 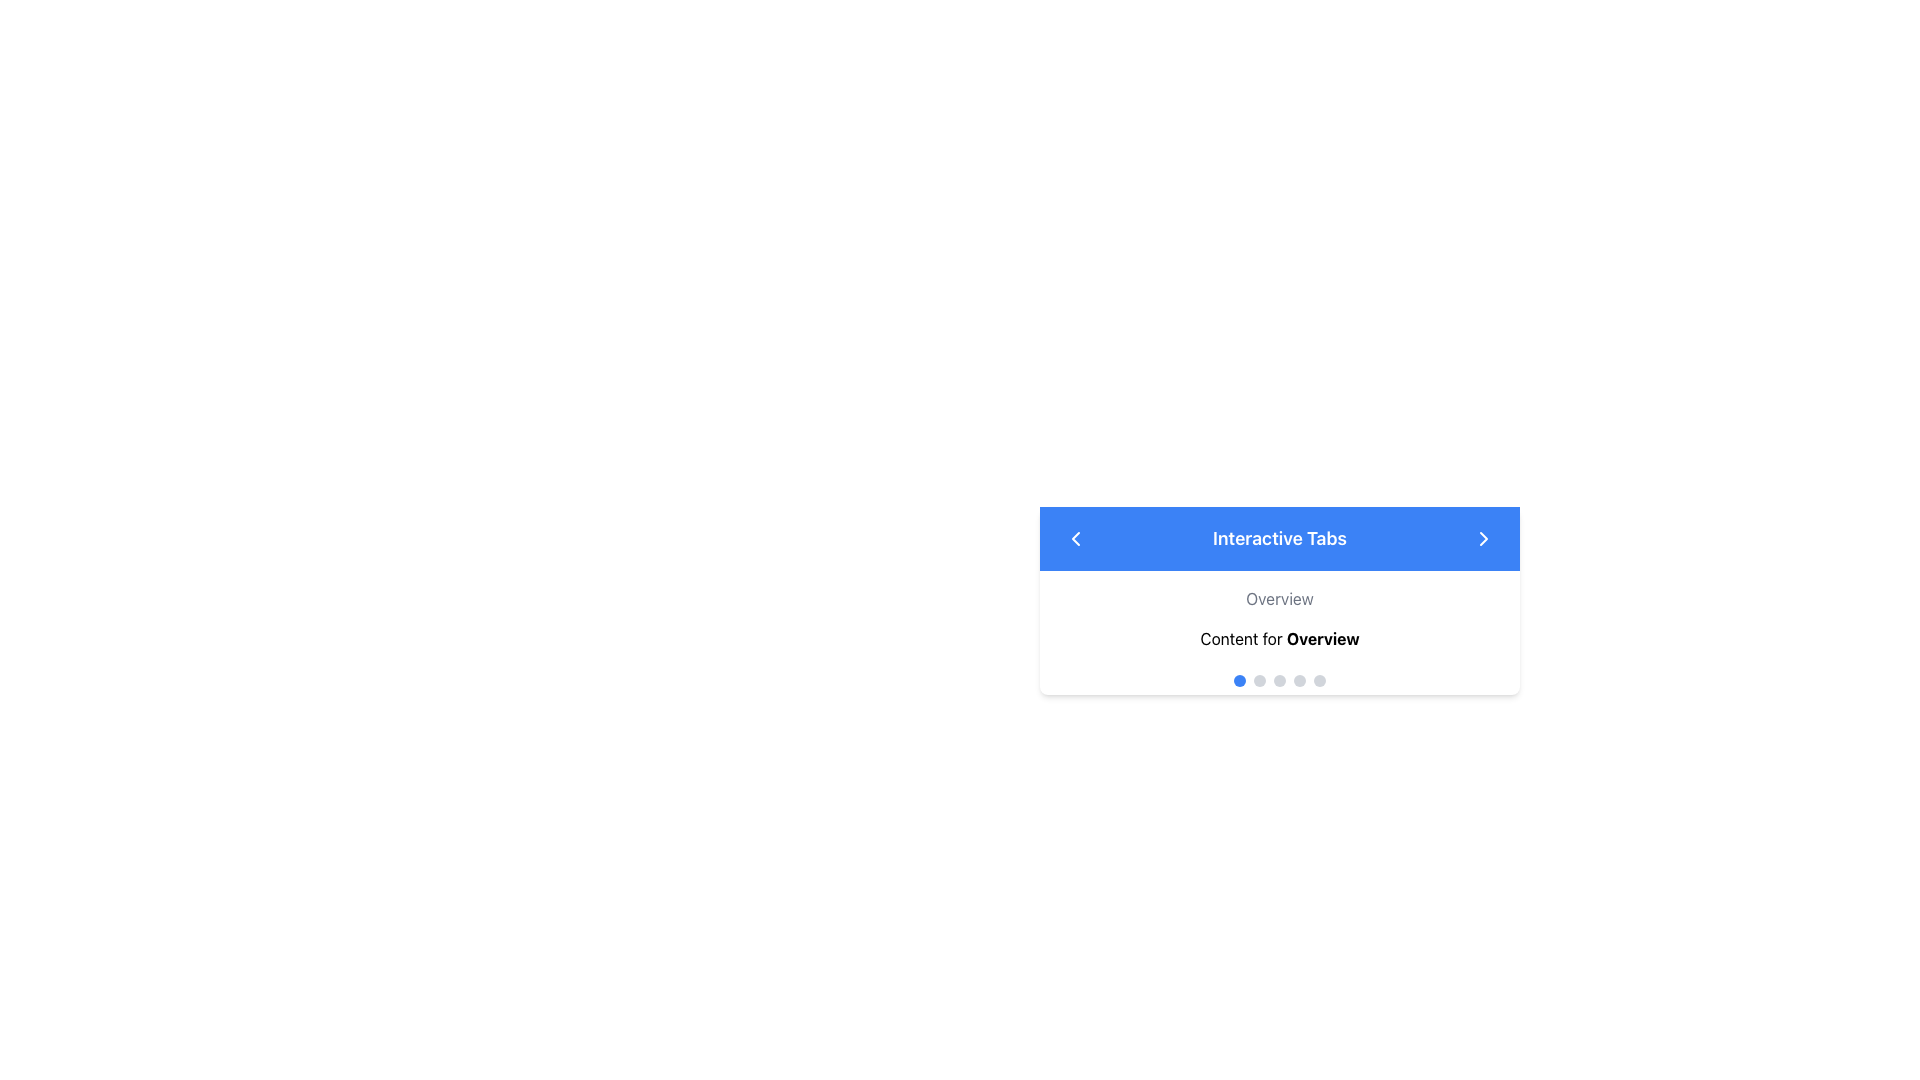 What do you see at coordinates (1074, 538) in the screenshot?
I see `the leftmost button in the blue header section labeled 'Interactive Tabs'` at bounding box center [1074, 538].